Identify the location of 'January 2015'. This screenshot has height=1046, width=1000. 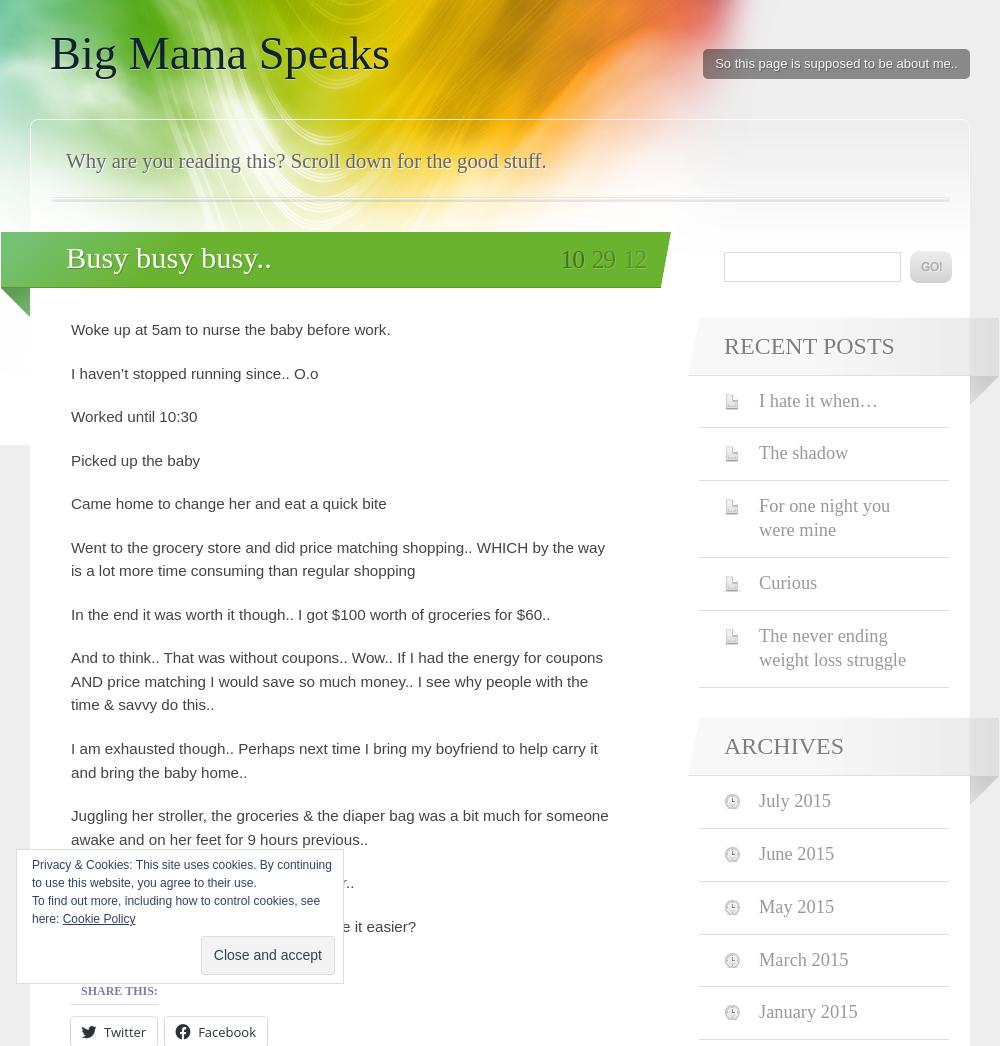
(759, 1012).